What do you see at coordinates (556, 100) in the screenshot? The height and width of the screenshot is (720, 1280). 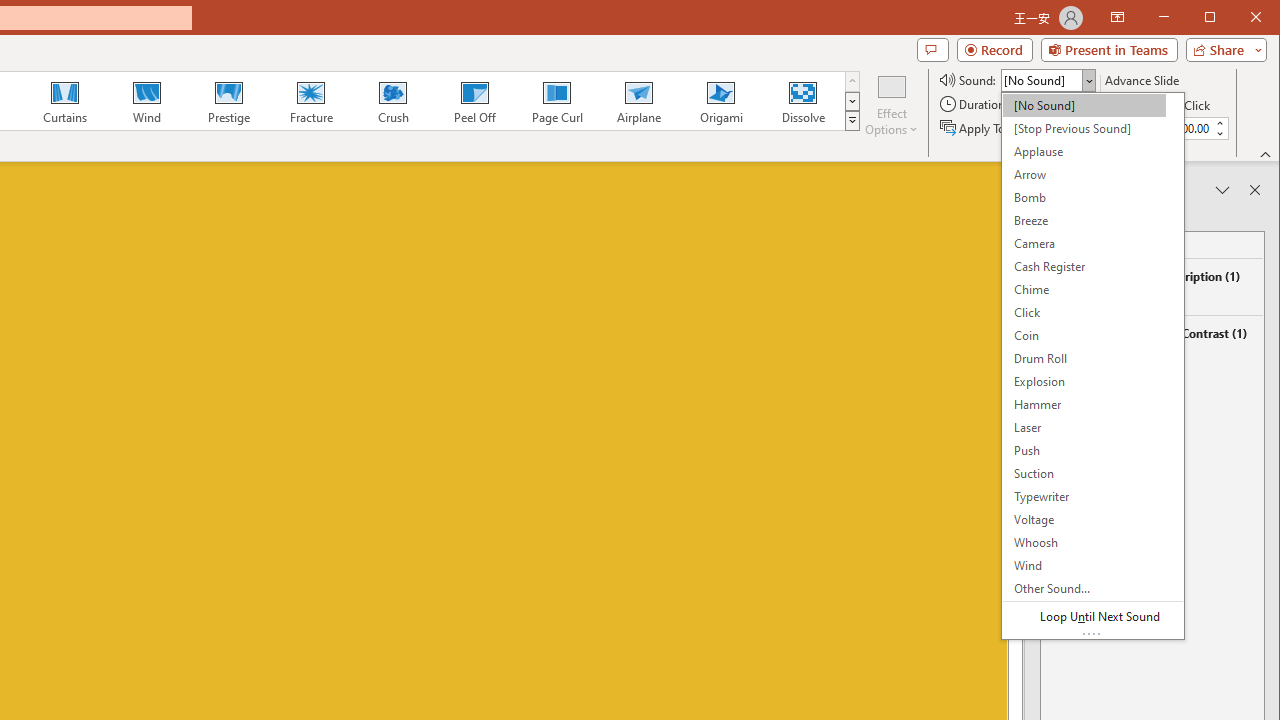 I see `'Page Curl'` at bounding box center [556, 100].